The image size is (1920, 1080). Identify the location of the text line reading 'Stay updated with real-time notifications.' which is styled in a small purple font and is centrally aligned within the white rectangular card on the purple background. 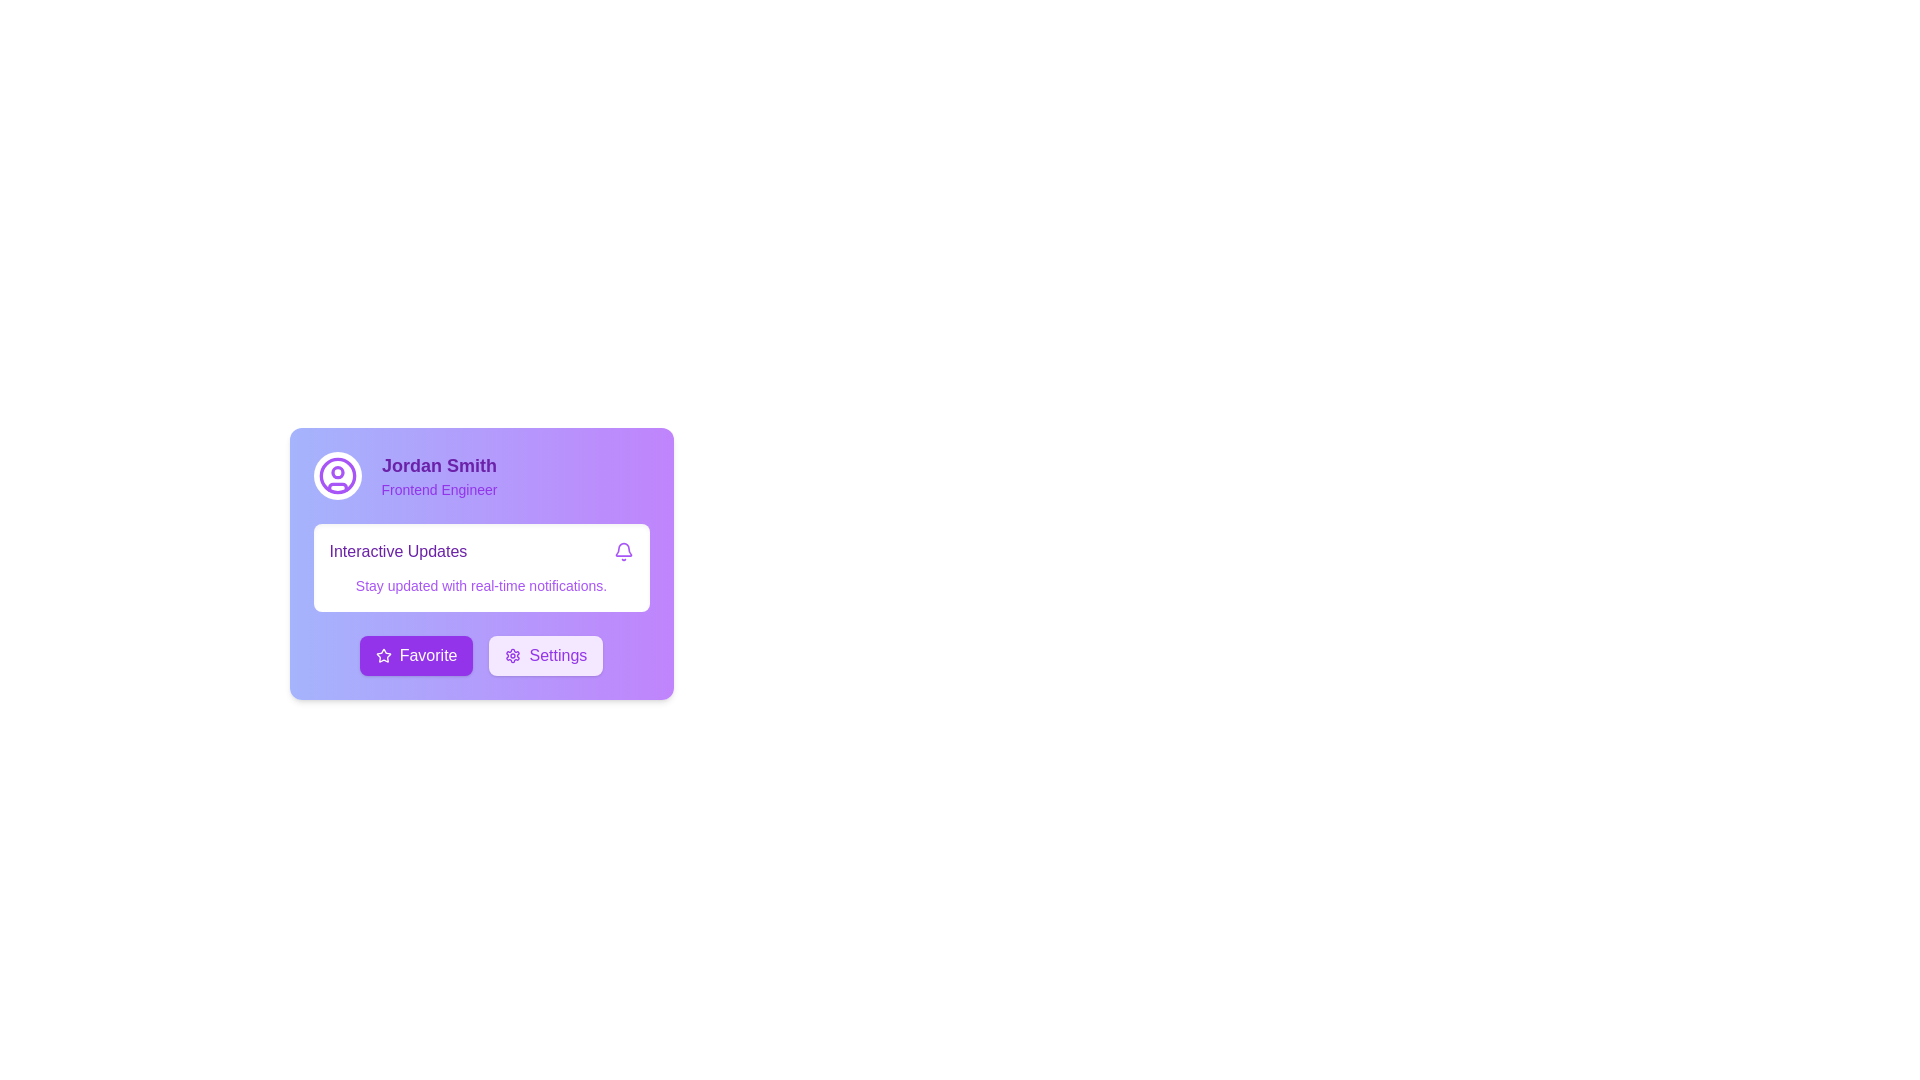
(481, 585).